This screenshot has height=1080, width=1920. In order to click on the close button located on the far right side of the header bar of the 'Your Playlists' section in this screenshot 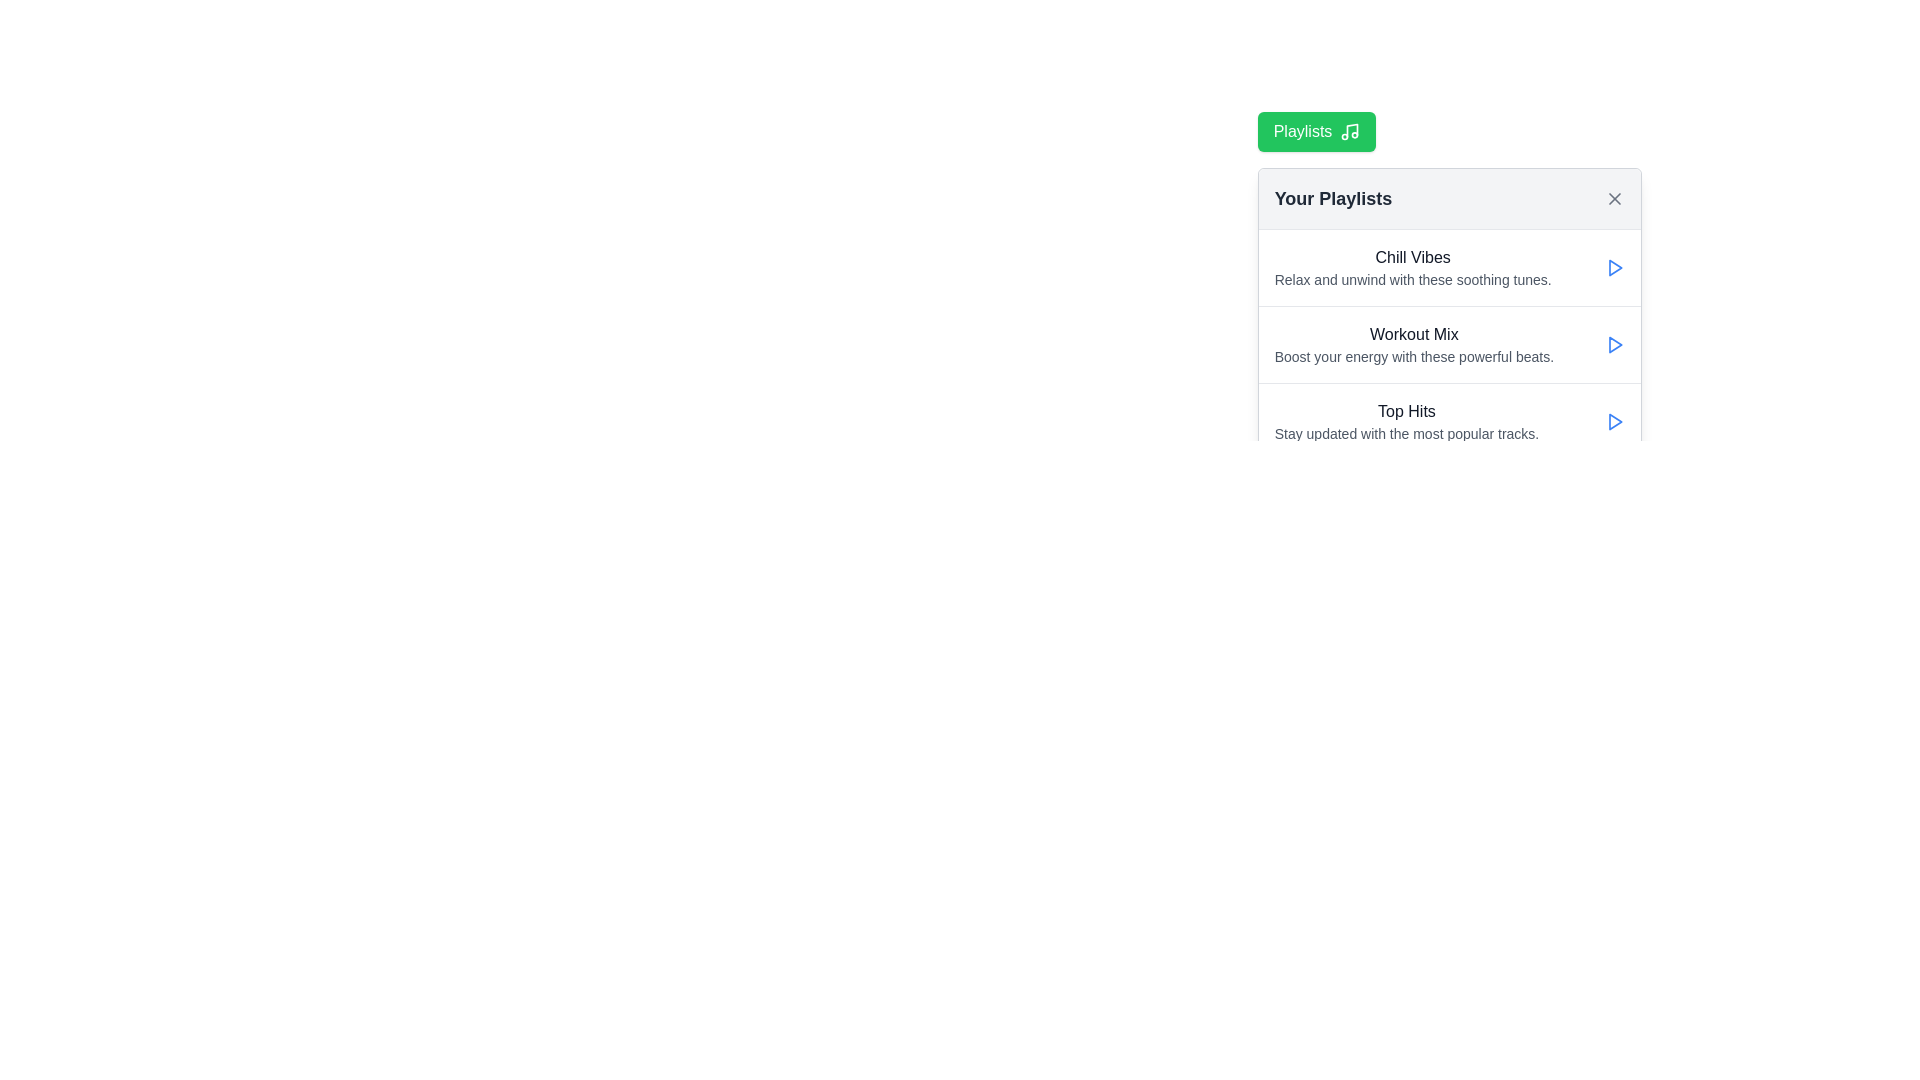, I will do `click(1614, 199)`.